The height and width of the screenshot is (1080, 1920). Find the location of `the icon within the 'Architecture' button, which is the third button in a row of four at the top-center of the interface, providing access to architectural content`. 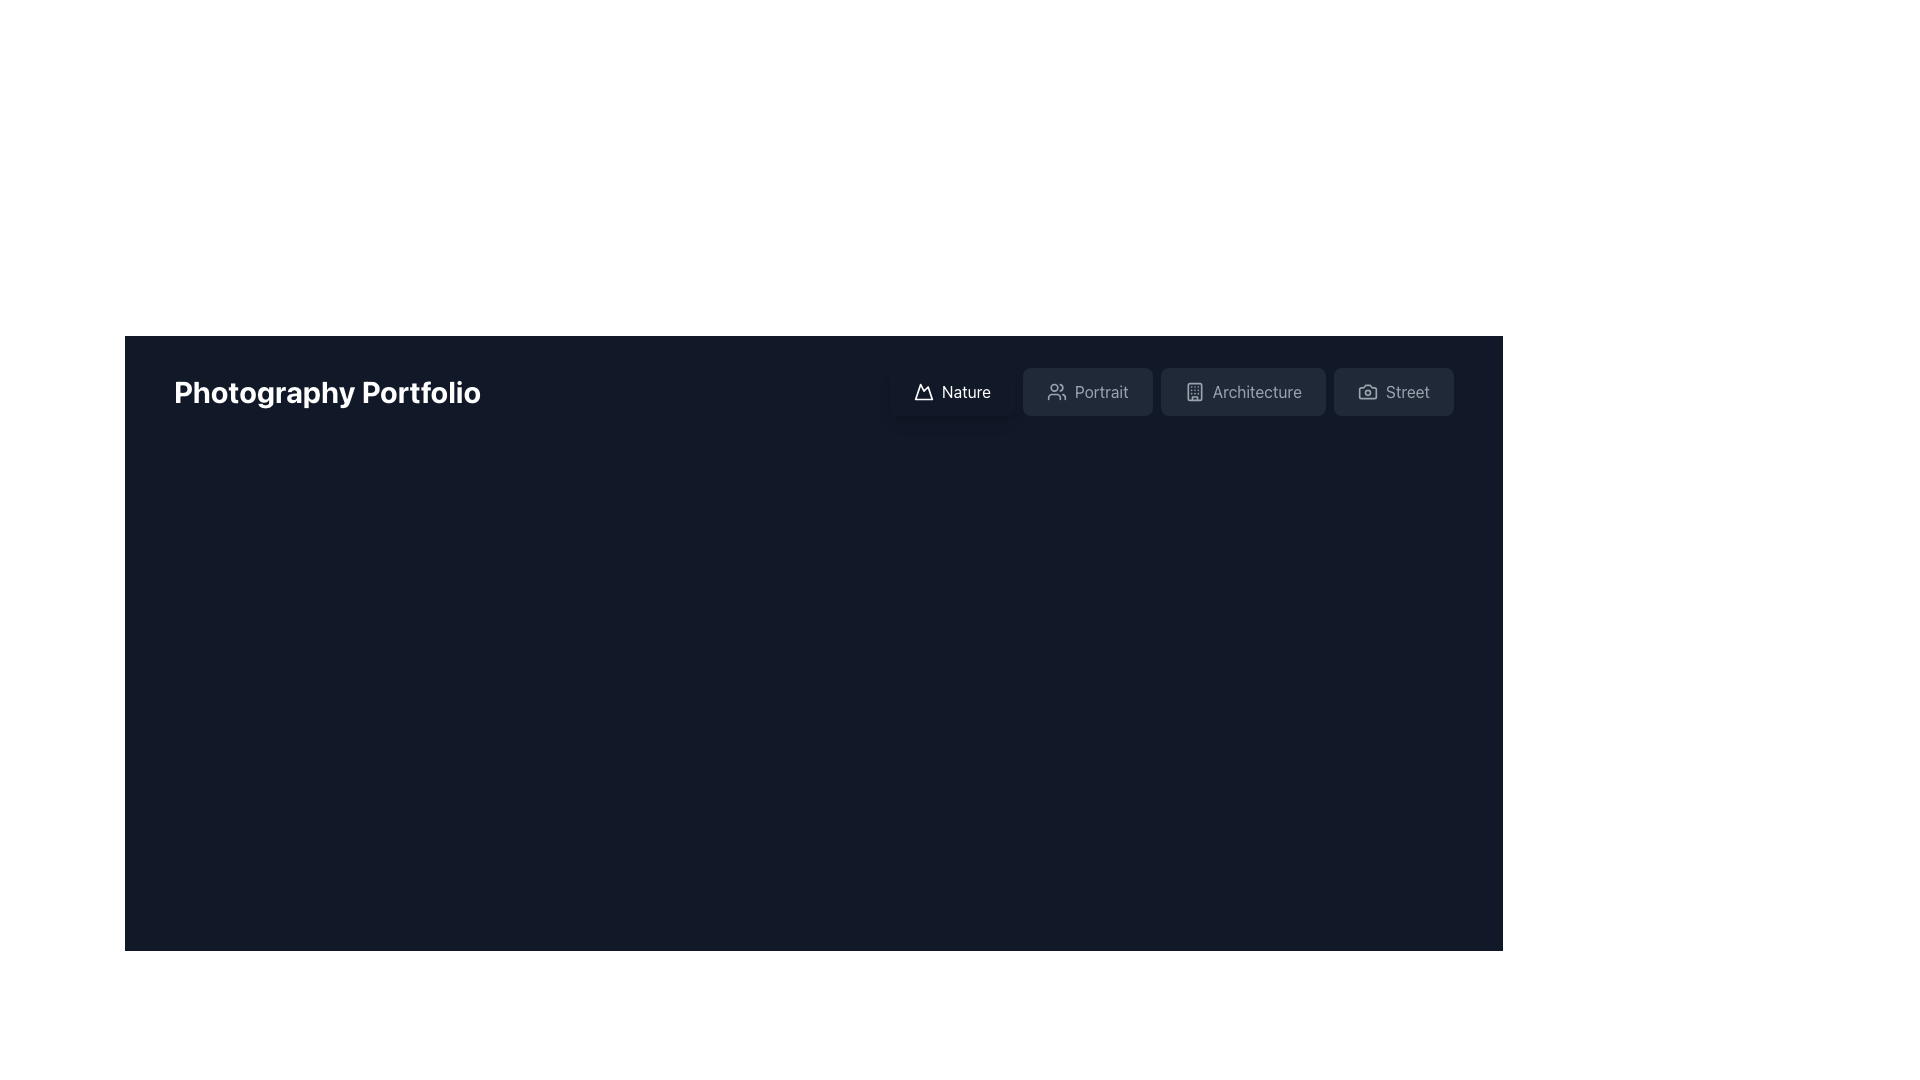

the icon within the 'Architecture' button, which is the third button in a row of four at the top-center of the interface, providing access to architectural content is located at coordinates (1194, 392).